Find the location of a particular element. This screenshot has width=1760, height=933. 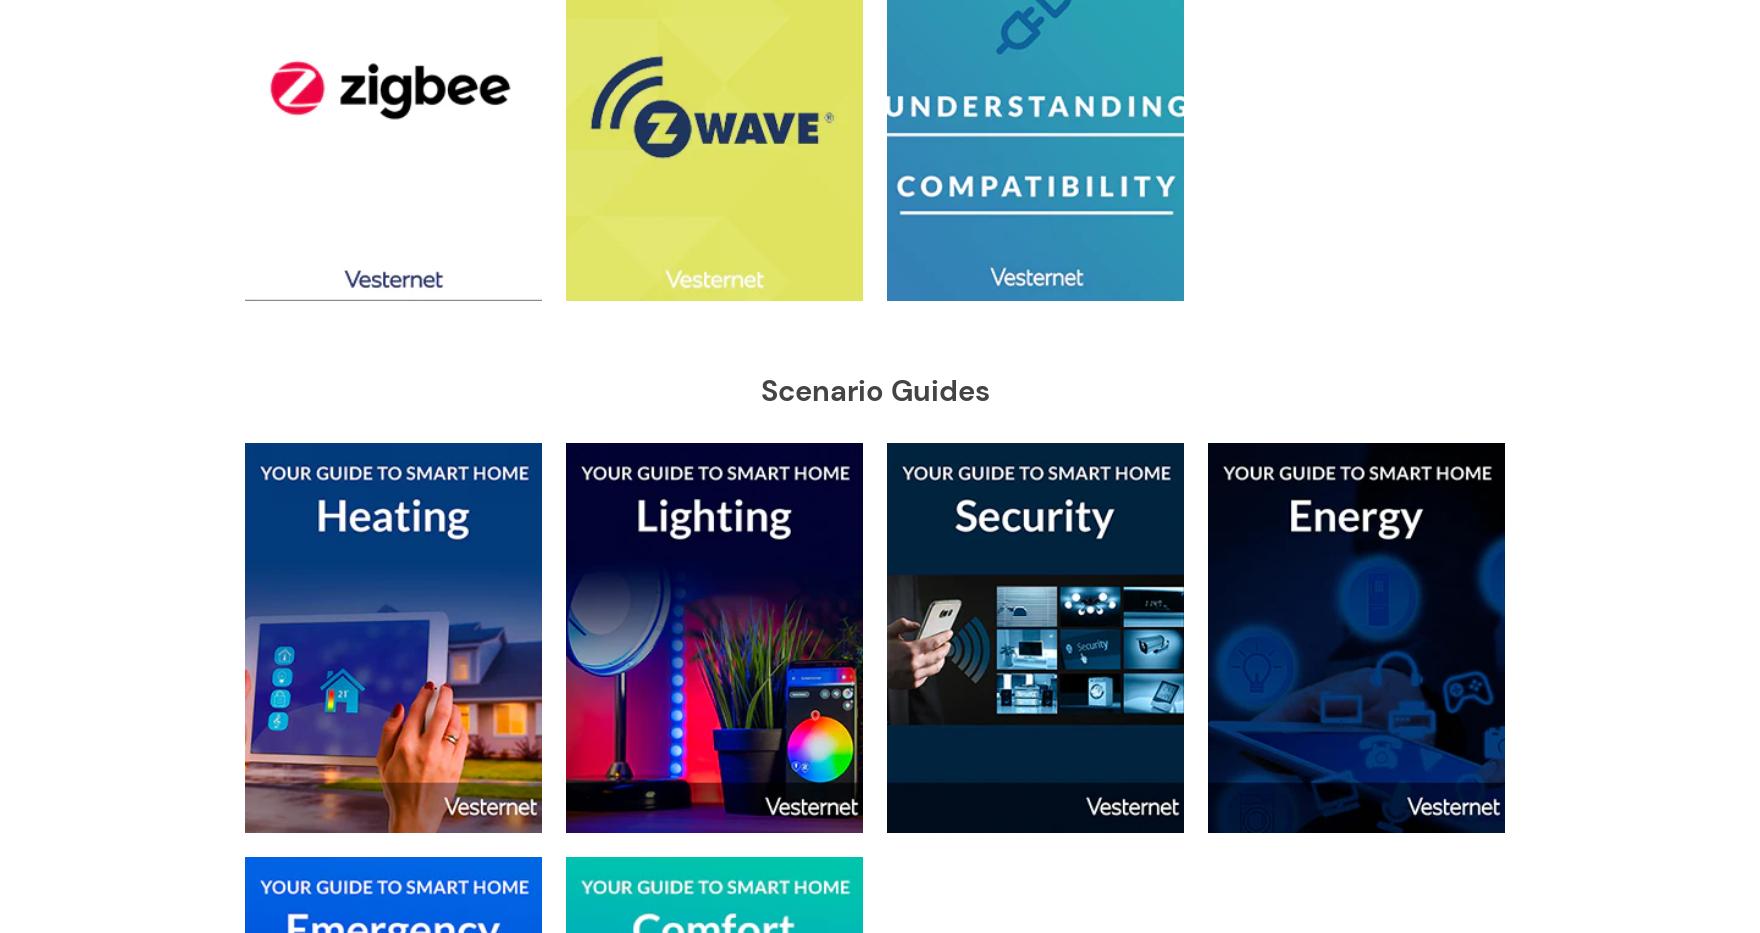

'Thermostat & Boiler Control Kits' is located at coordinates (423, 242).